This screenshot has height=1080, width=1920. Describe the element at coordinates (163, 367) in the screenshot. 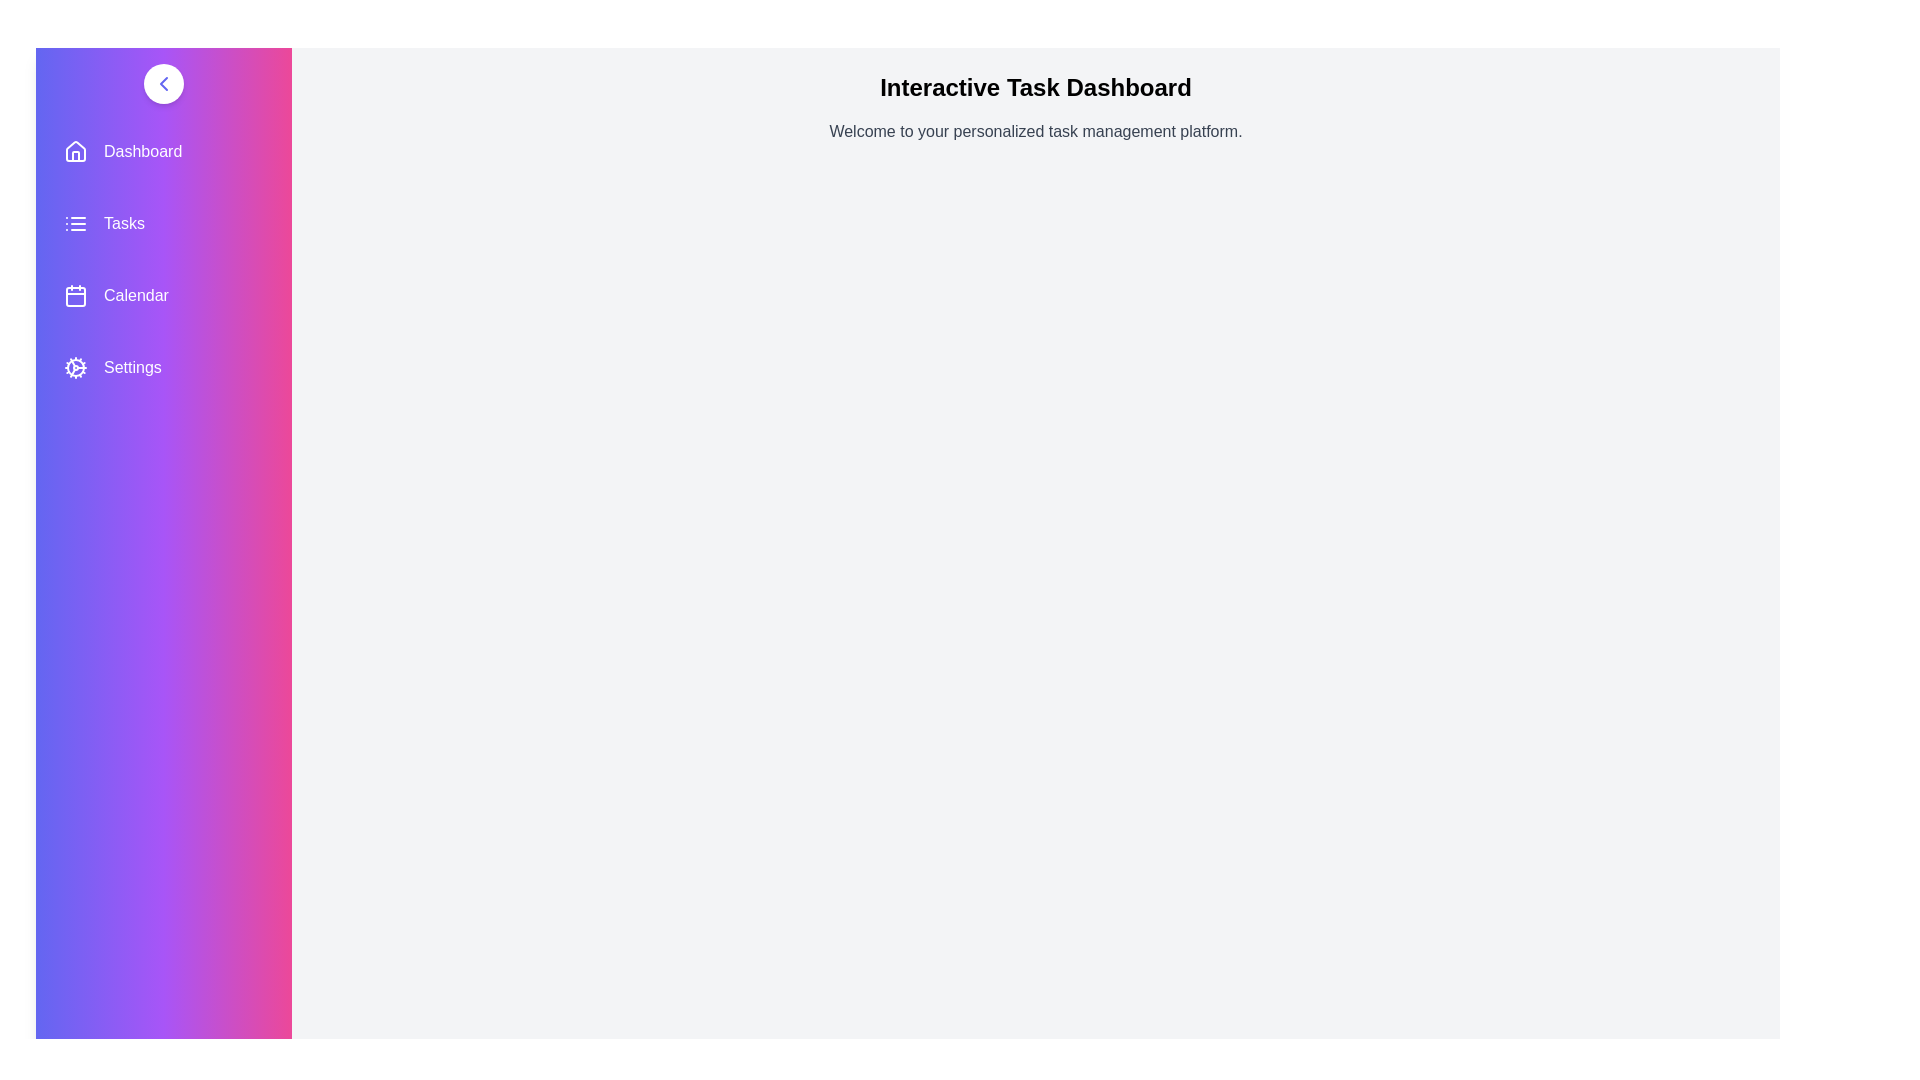

I see `the menu item labeled Settings to navigate to its section` at that location.